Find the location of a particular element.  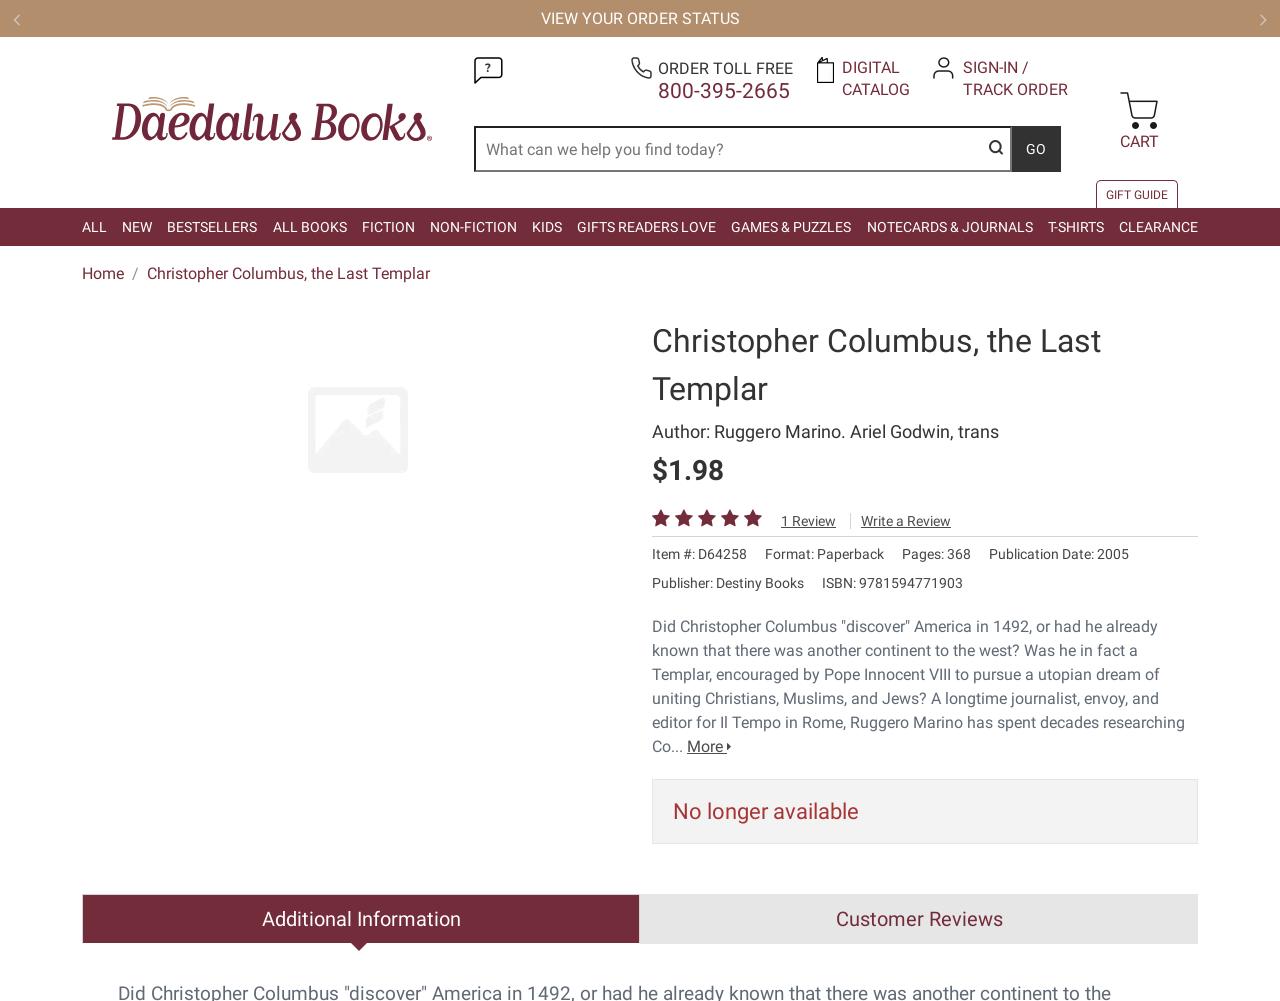

'5581 Hudson Industrial Parkway |  Hudson OH 44236-0099  |  Order toll free' is located at coordinates (589, 784).